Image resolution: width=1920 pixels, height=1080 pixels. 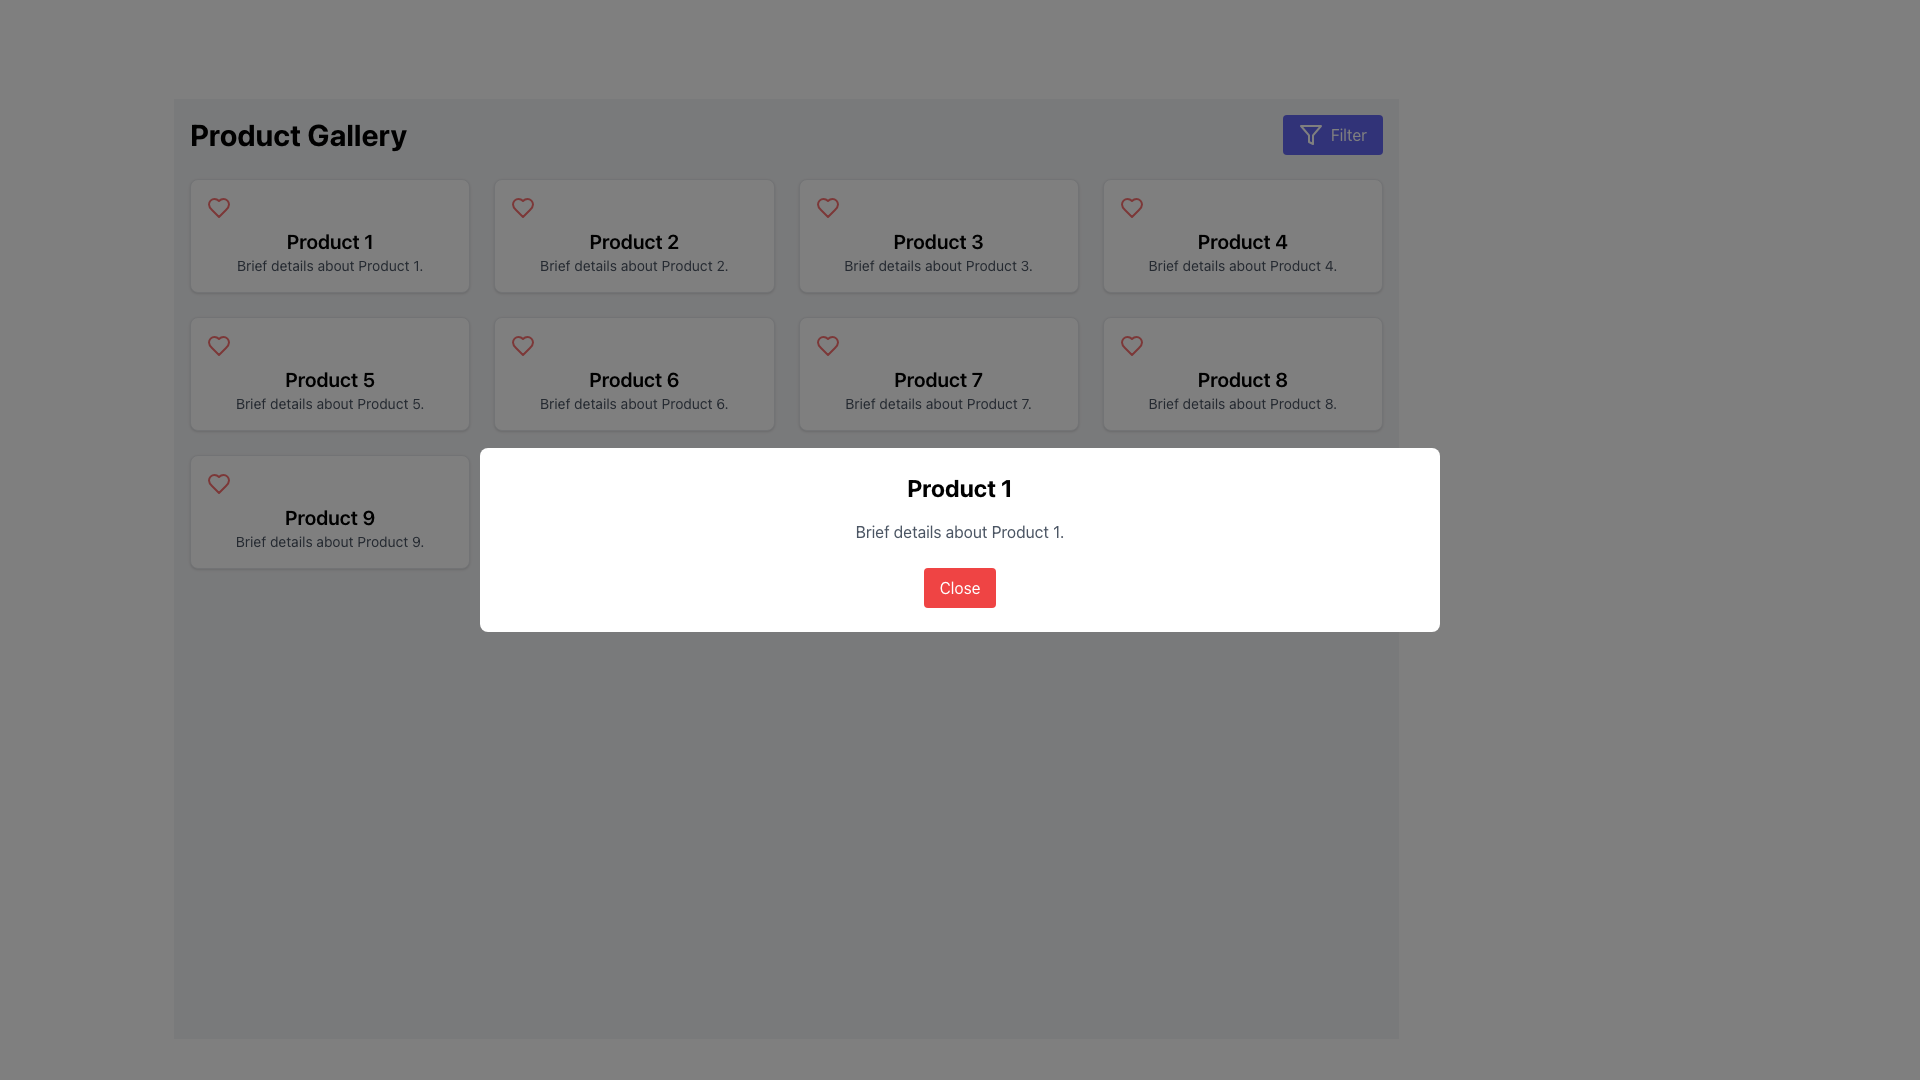 What do you see at coordinates (633, 404) in the screenshot?
I see `the text display element that provides a brief description of 'Product 6', located below the title in the product grid` at bounding box center [633, 404].